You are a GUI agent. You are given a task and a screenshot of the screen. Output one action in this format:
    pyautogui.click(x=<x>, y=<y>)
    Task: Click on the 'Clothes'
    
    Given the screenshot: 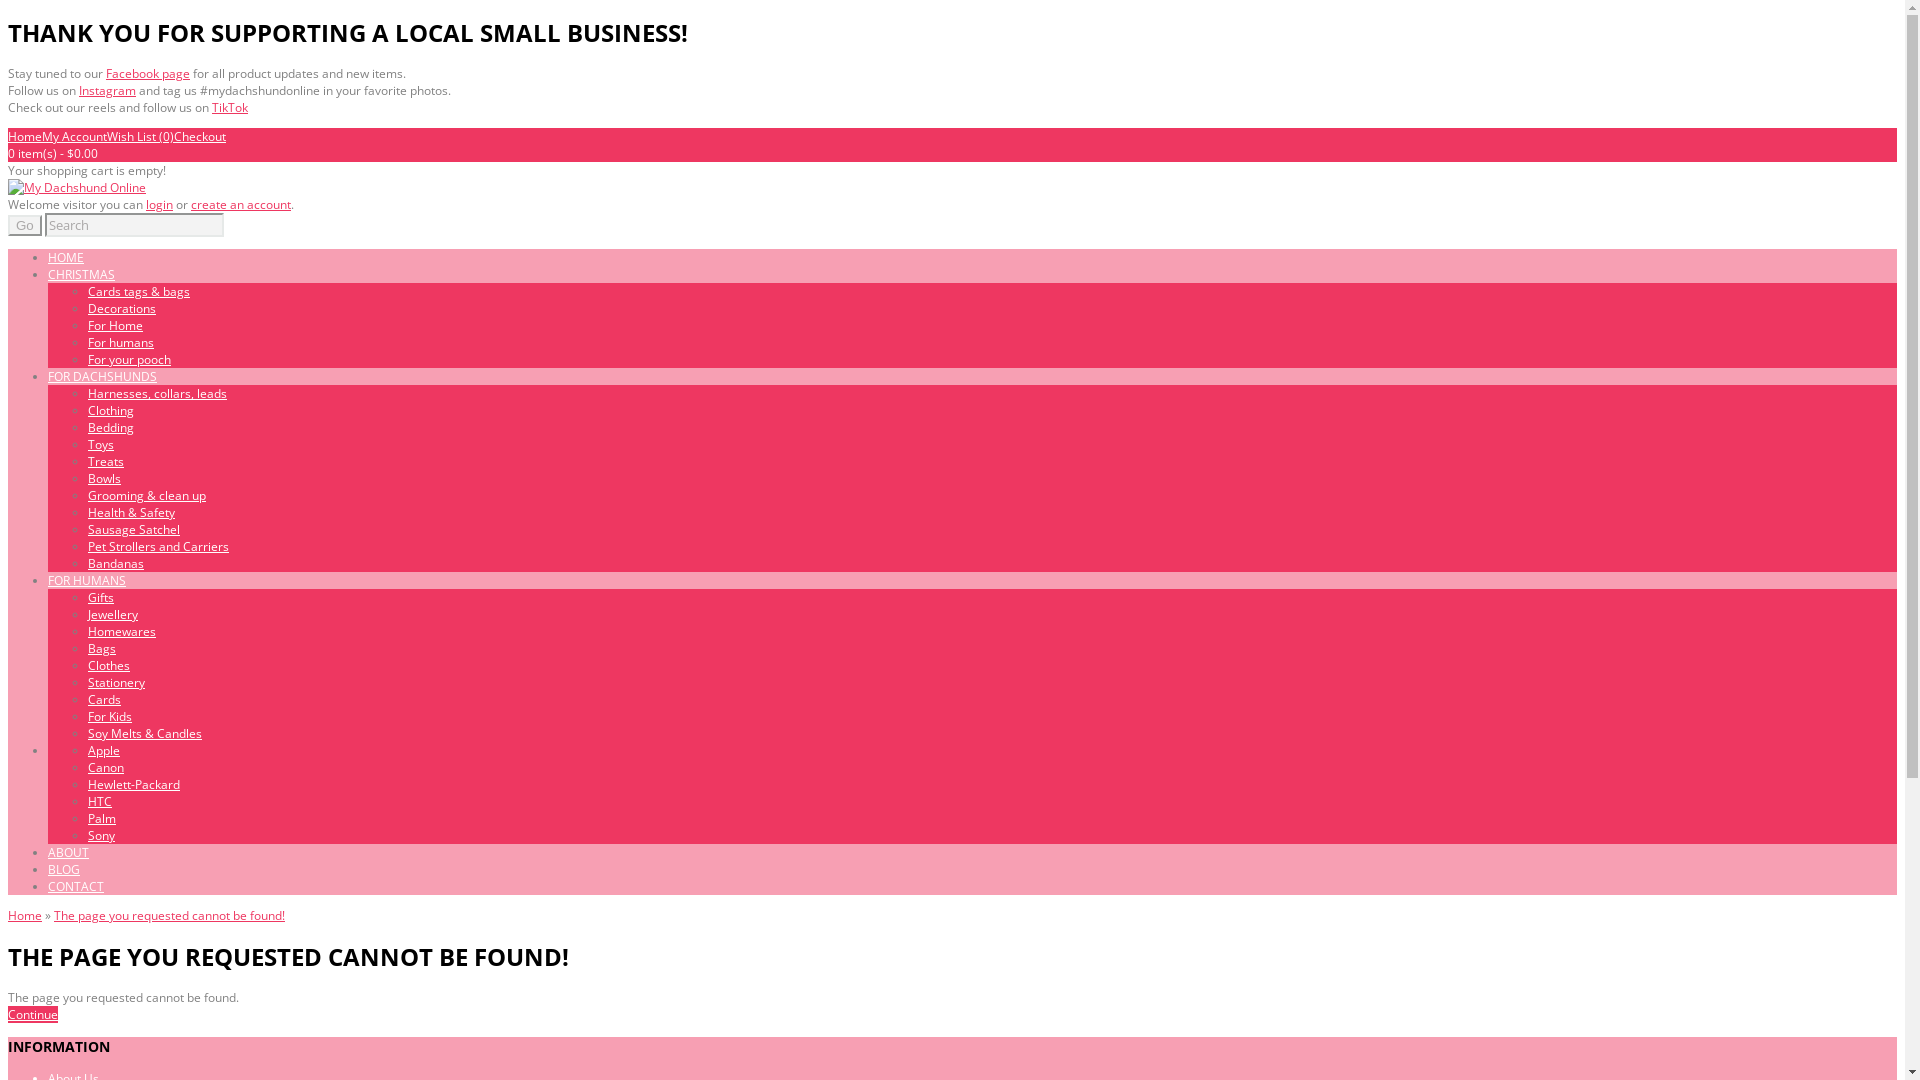 What is the action you would take?
    pyautogui.click(x=108, y=665)
    